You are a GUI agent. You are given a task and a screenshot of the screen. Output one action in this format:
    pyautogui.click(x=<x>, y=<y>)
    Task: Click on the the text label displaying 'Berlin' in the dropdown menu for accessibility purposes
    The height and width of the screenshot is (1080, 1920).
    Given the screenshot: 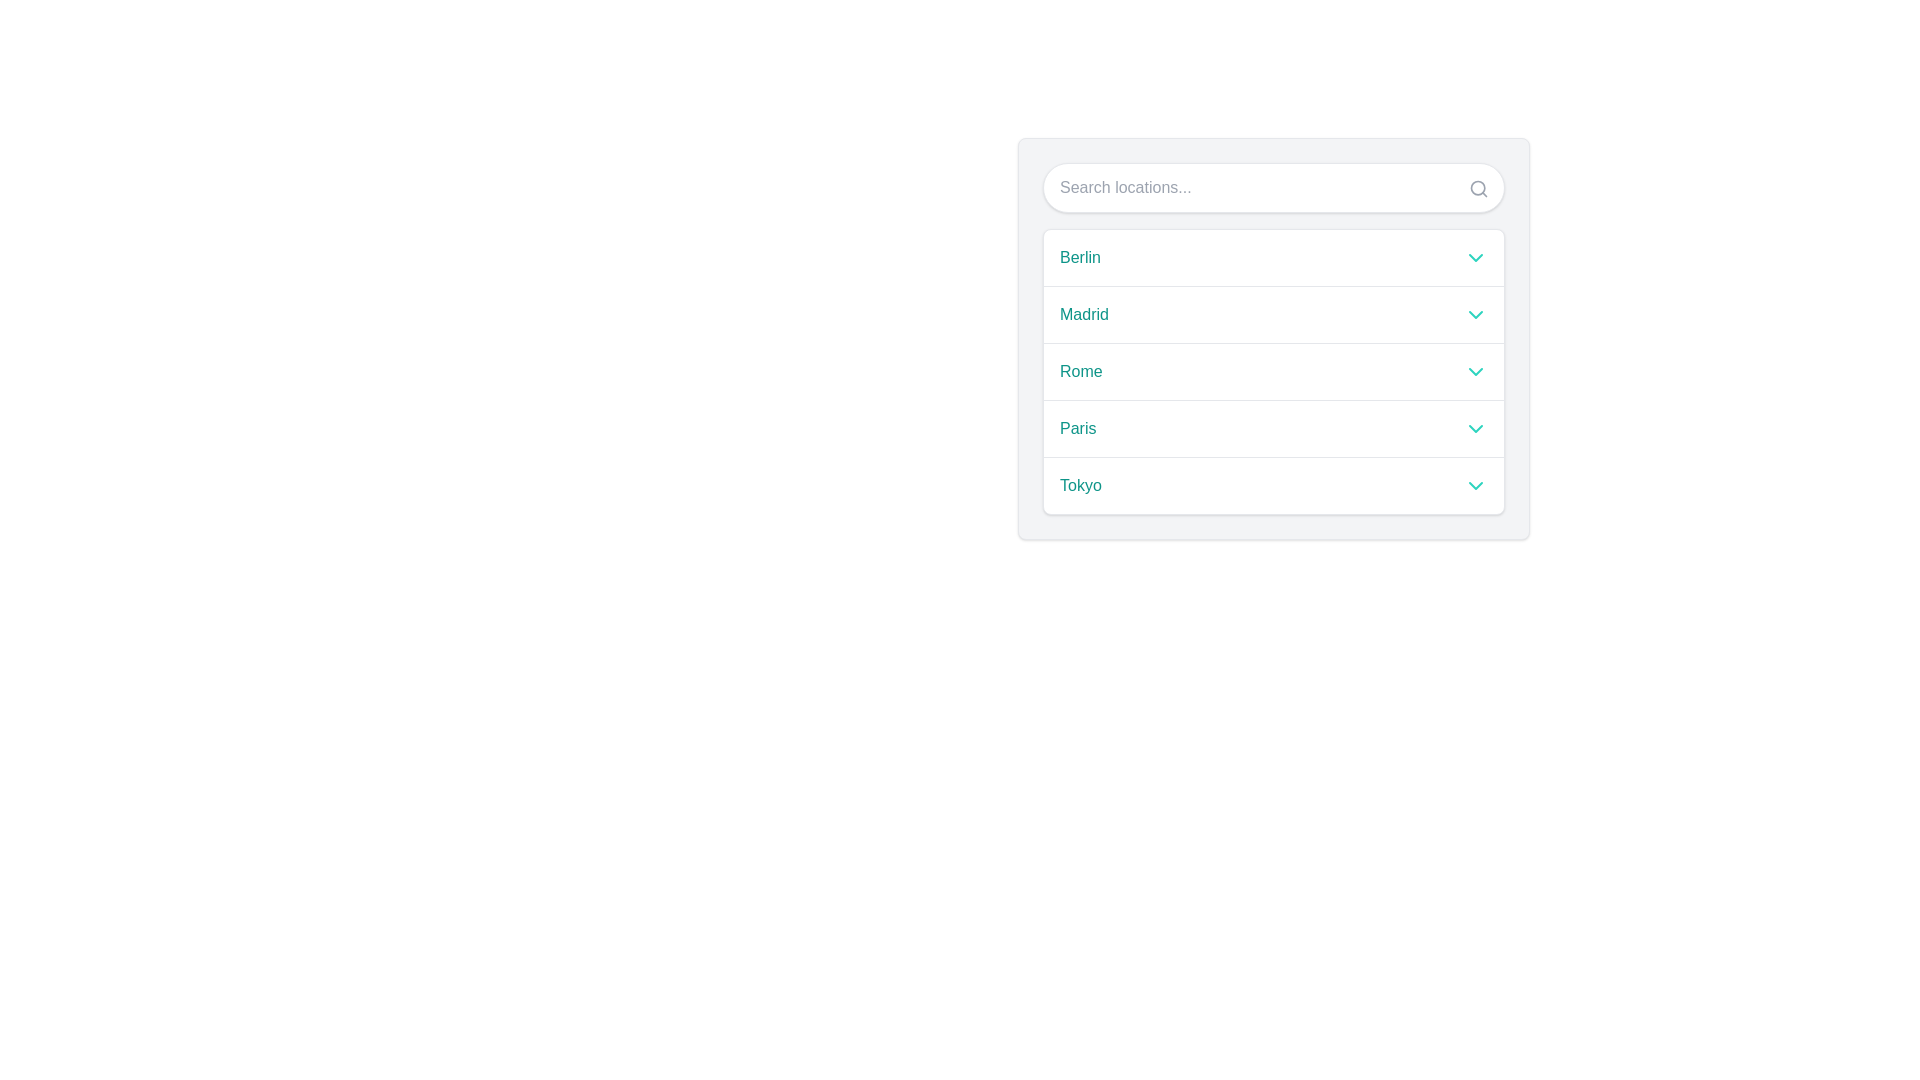 What is the action you would take?
    pyautogui.click(x=1079, y=257)
    